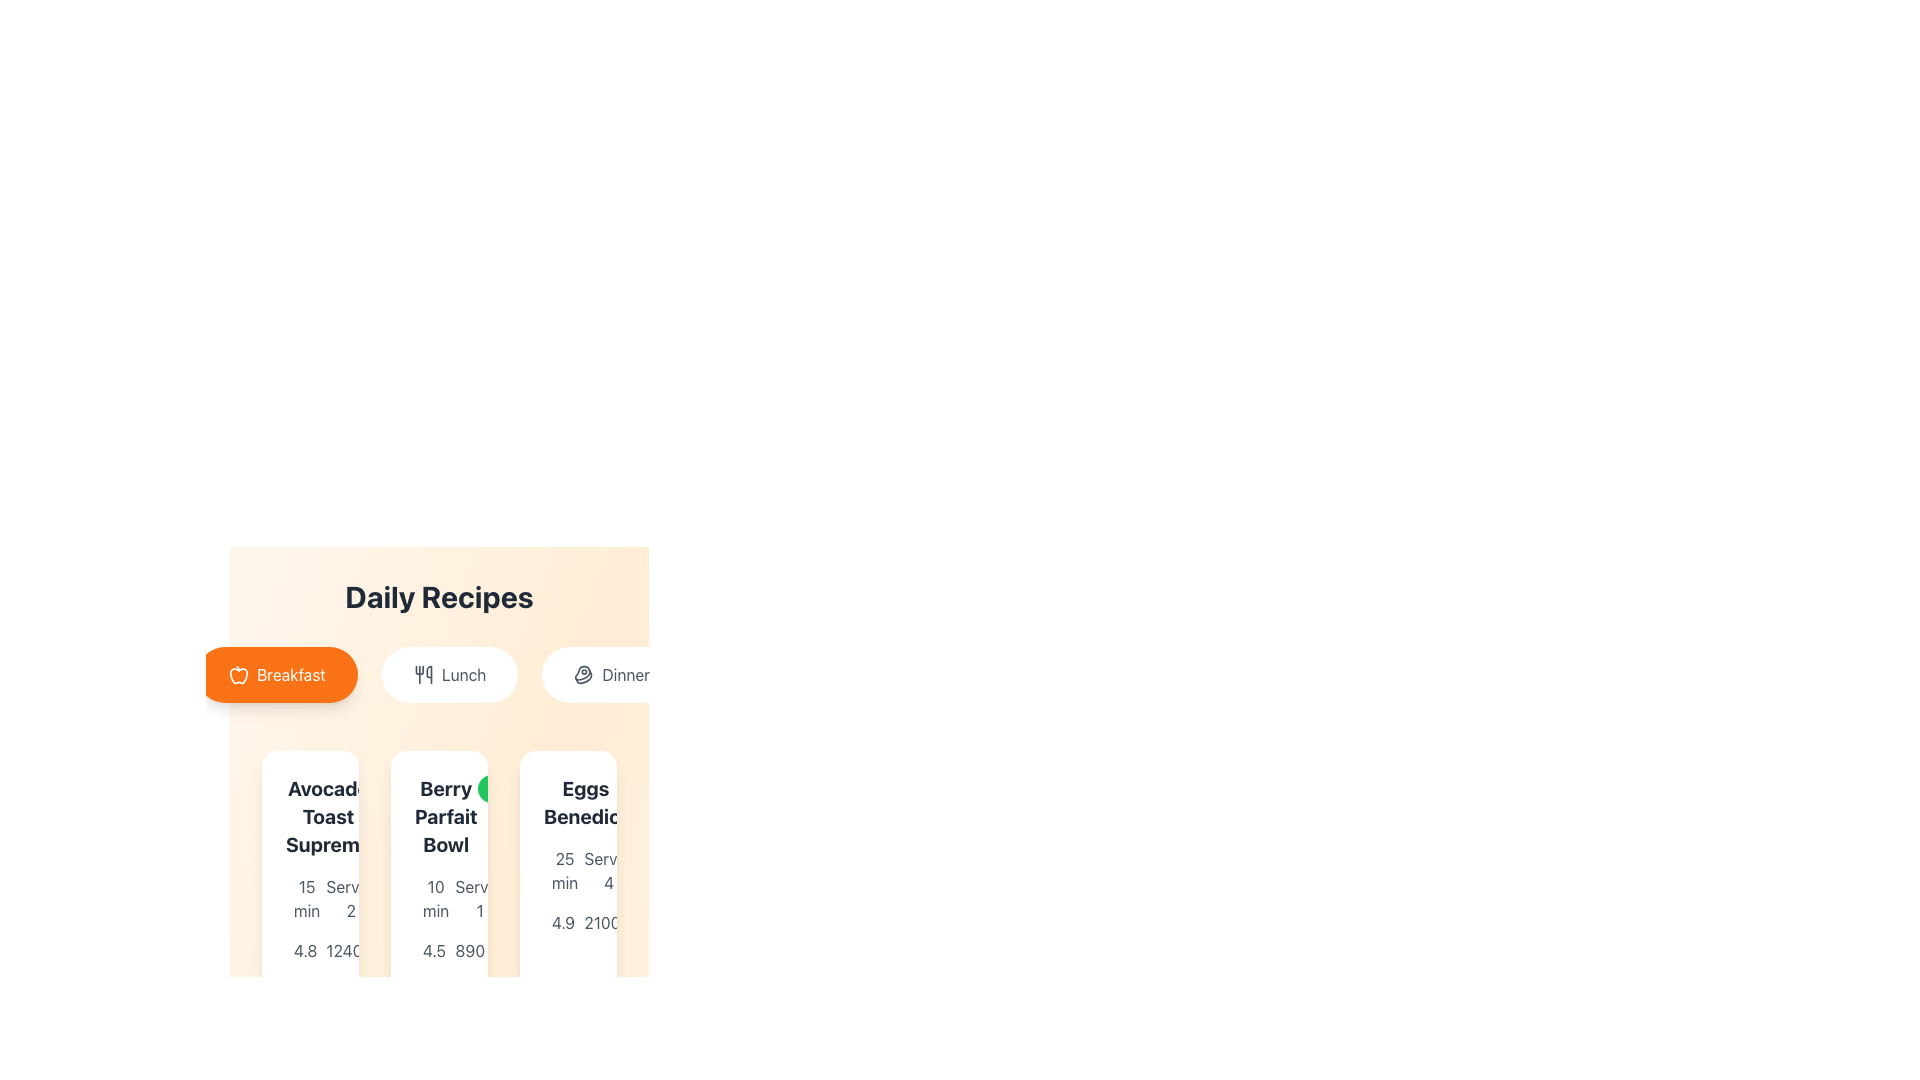  I want to click on the informational text label indicating the preparation or cooking time of 25 minutes for the 'Eggs Benedict' recipe, located in the top-left corner of the recipe card, so click(552, 870).